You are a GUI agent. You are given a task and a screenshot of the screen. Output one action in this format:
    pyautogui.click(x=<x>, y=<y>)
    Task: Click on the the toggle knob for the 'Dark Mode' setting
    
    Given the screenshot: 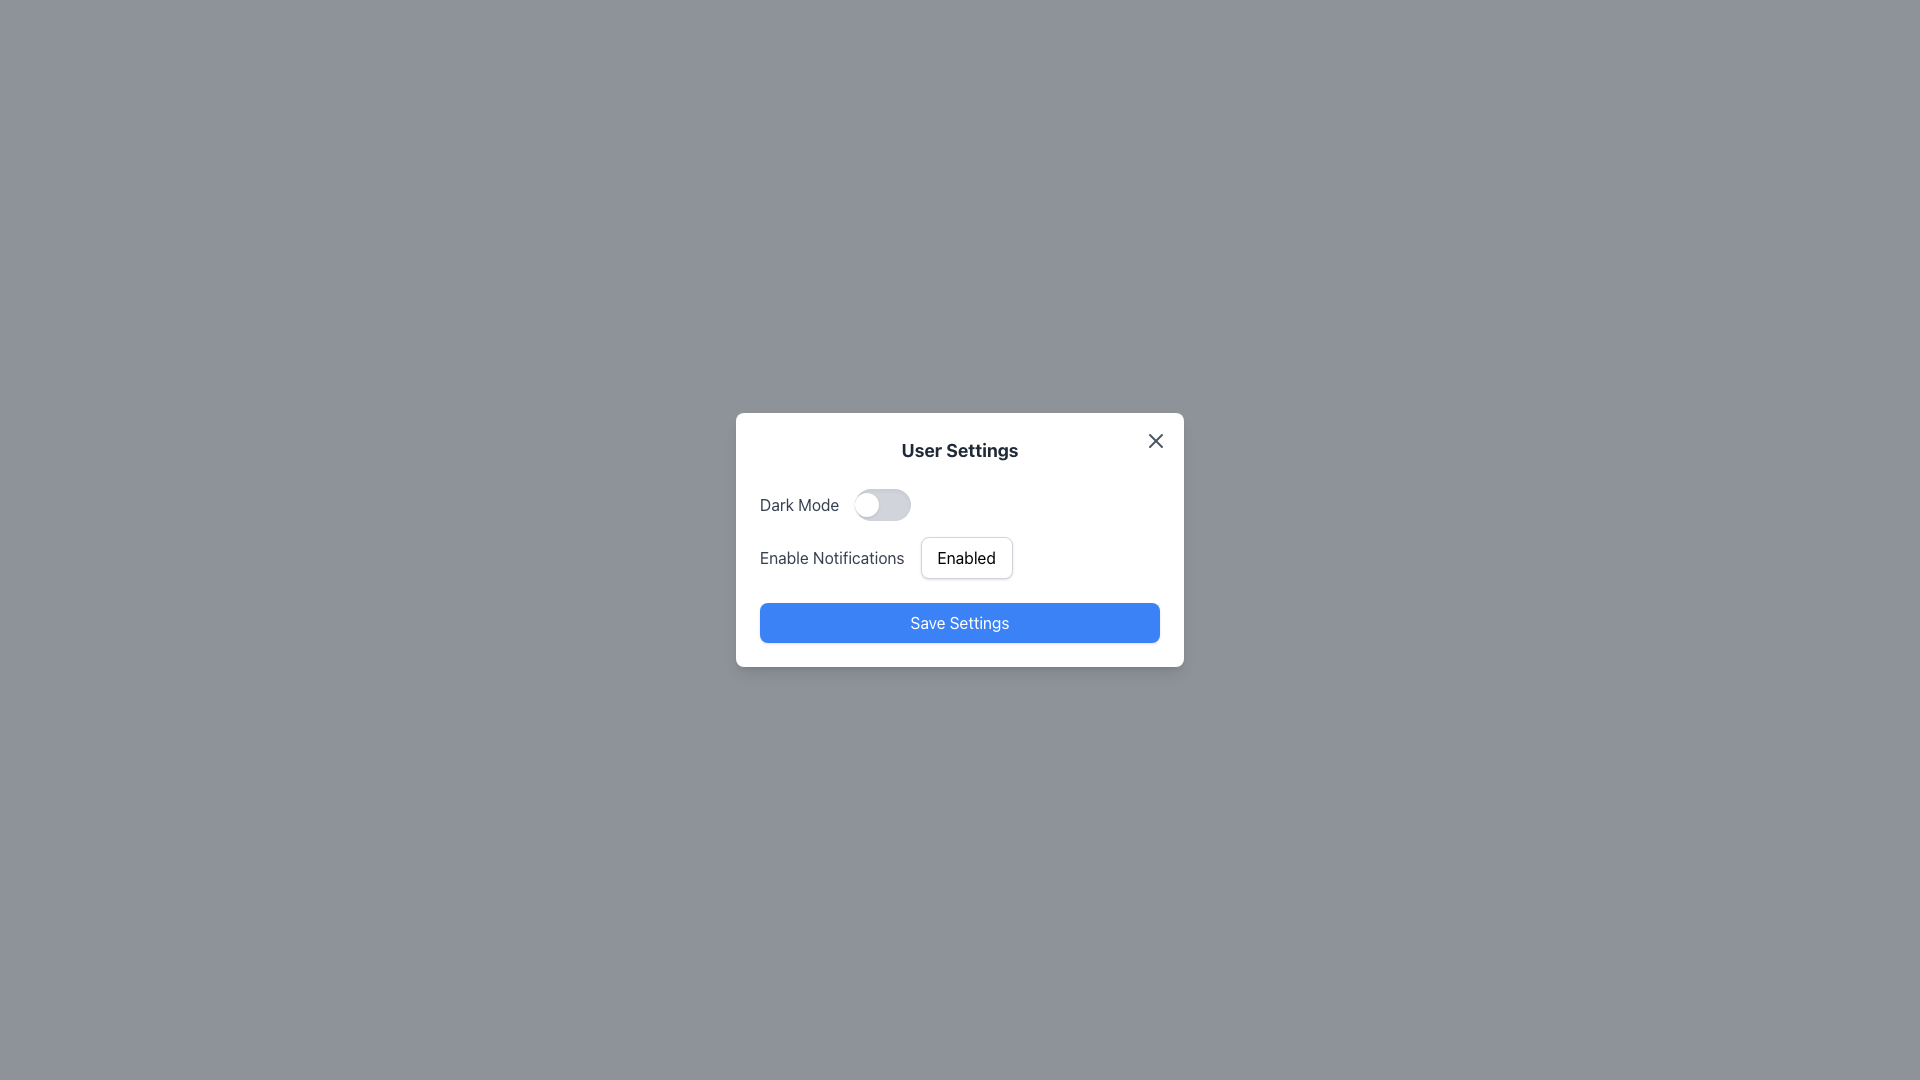 What is the action you would take?
    pyautogui.click(x=867, y=504)
    